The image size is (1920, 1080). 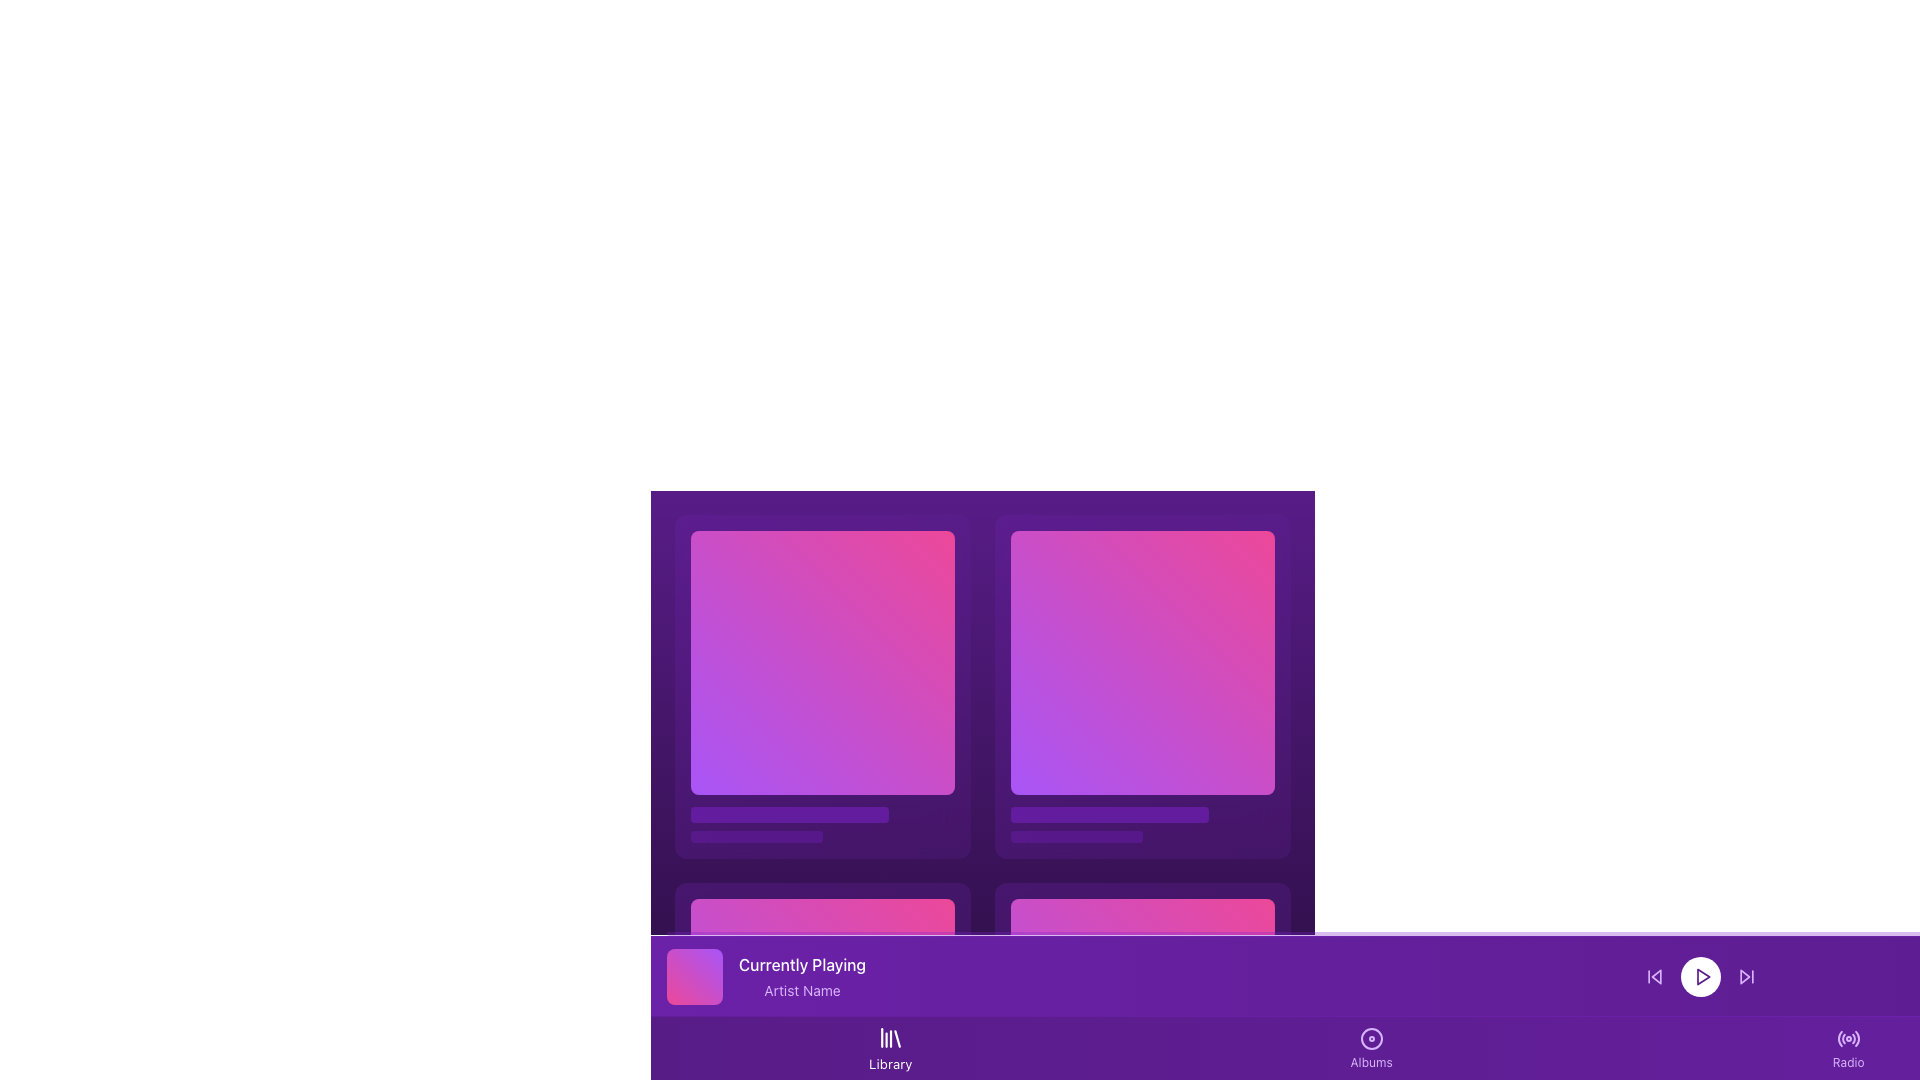 I want to click on the text block displaying 'Currently Playing' and 'Artist Name' in the now-playing section of the application, so click(x=802, y=975).